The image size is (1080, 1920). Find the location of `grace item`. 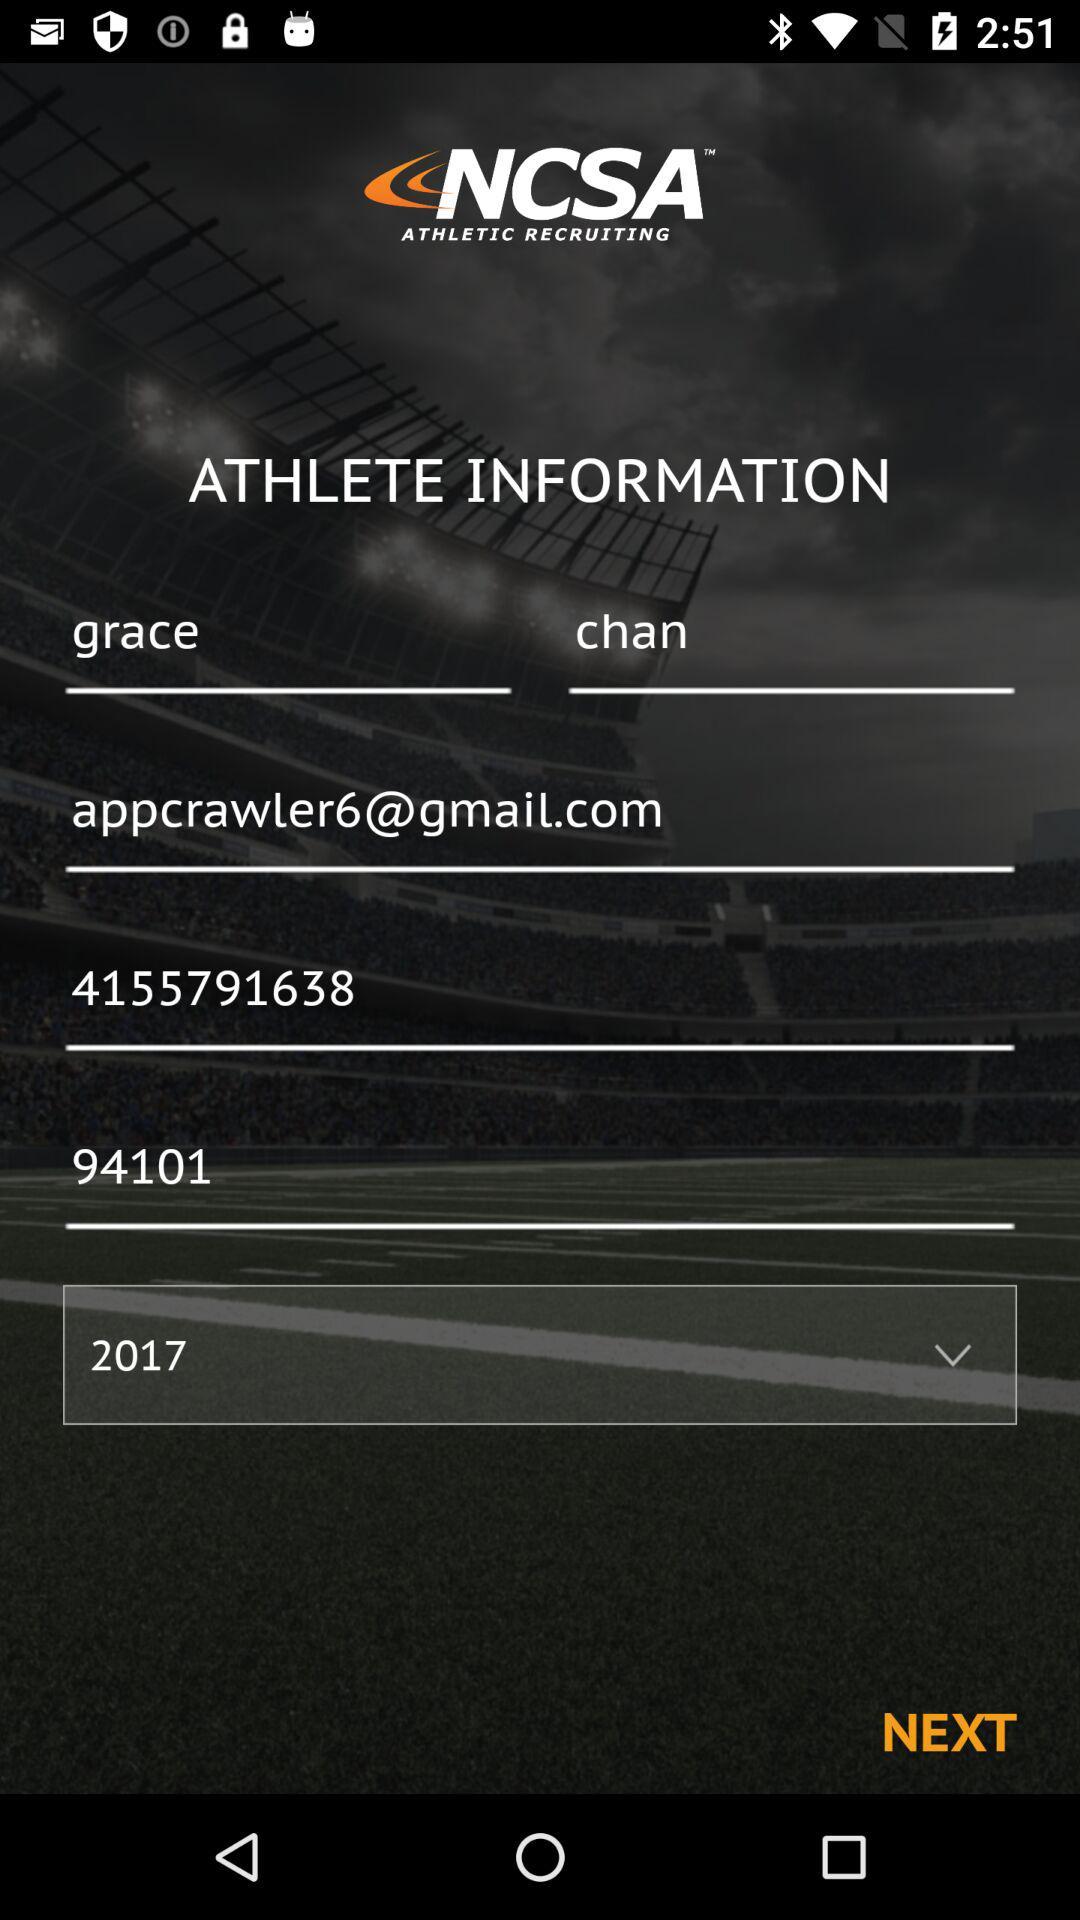

grace item is located at coordinates (288, 632).